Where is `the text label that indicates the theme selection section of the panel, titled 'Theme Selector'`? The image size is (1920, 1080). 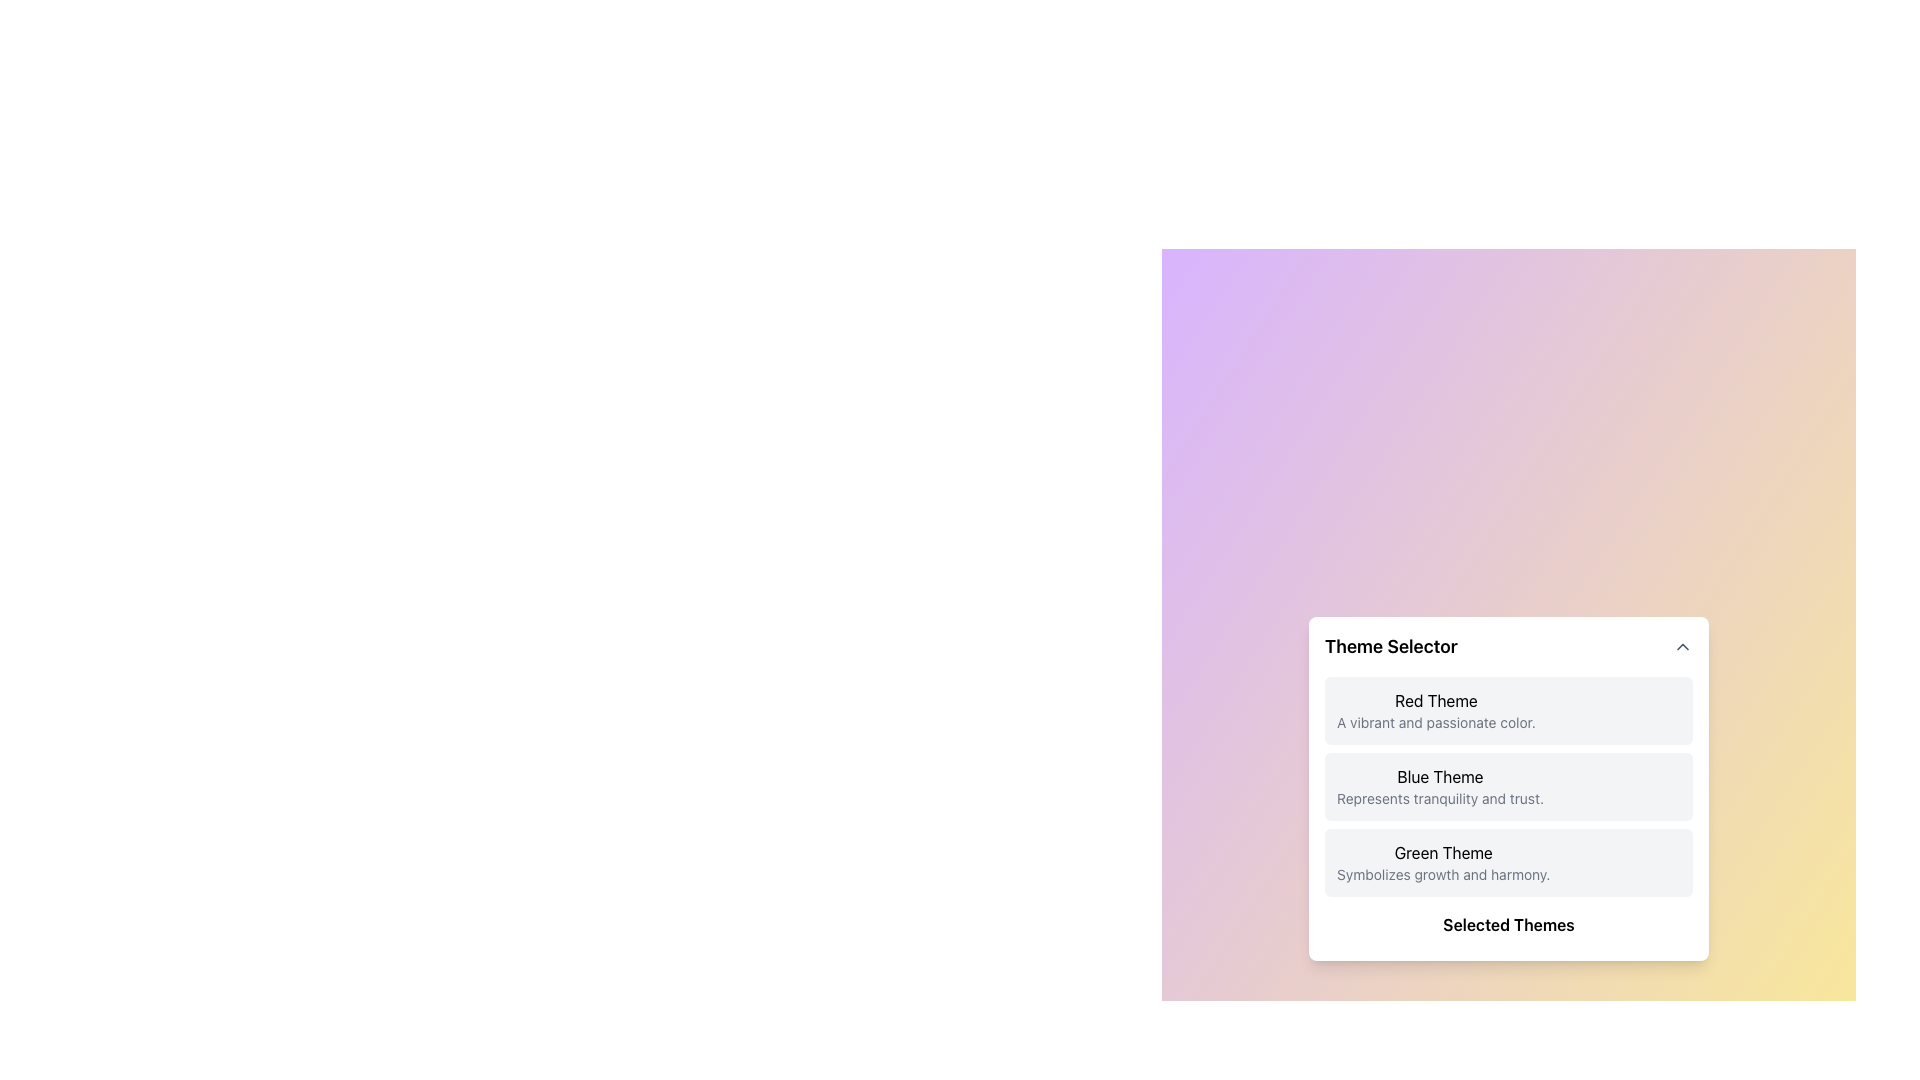
the text label that indicates the theme selection section of the panel, titled 'Theme Selector' is located at coordinates (1390, 647).